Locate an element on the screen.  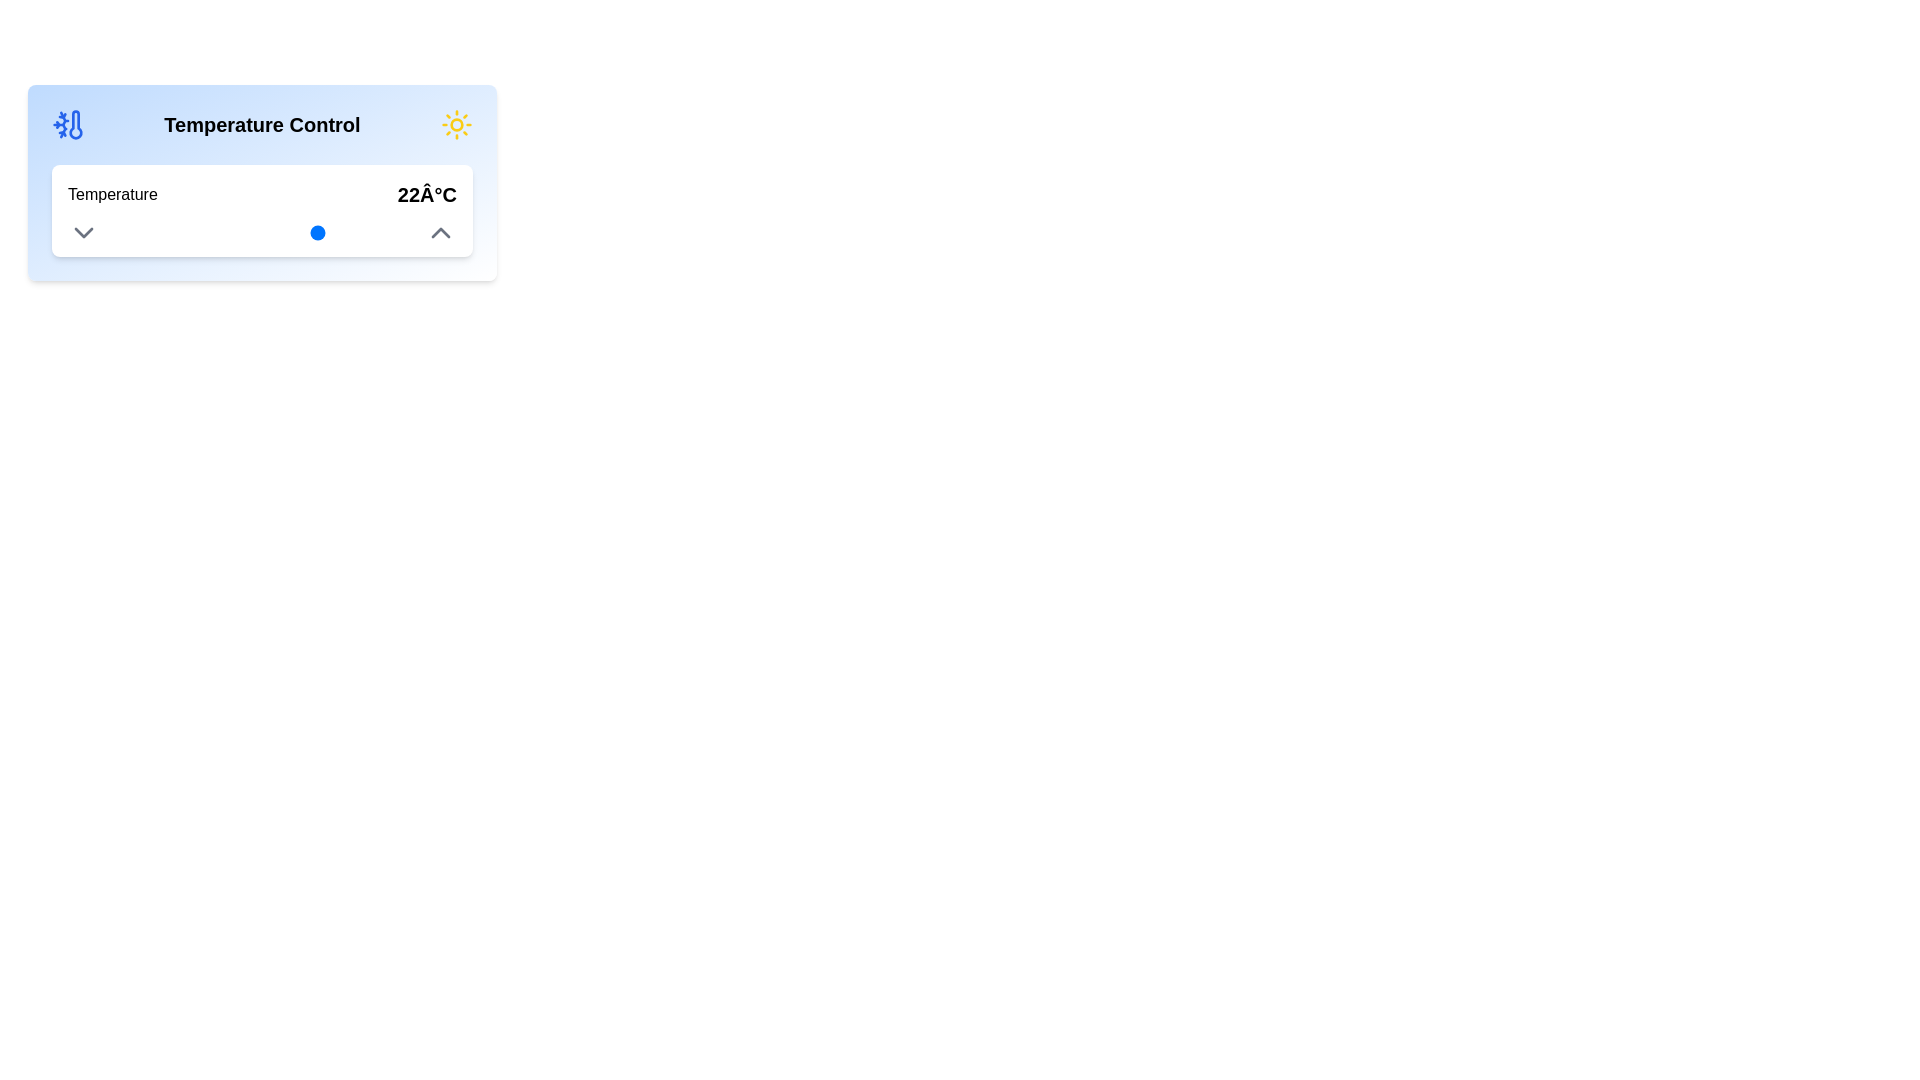
the temperature is located at coordinates (305, 231).